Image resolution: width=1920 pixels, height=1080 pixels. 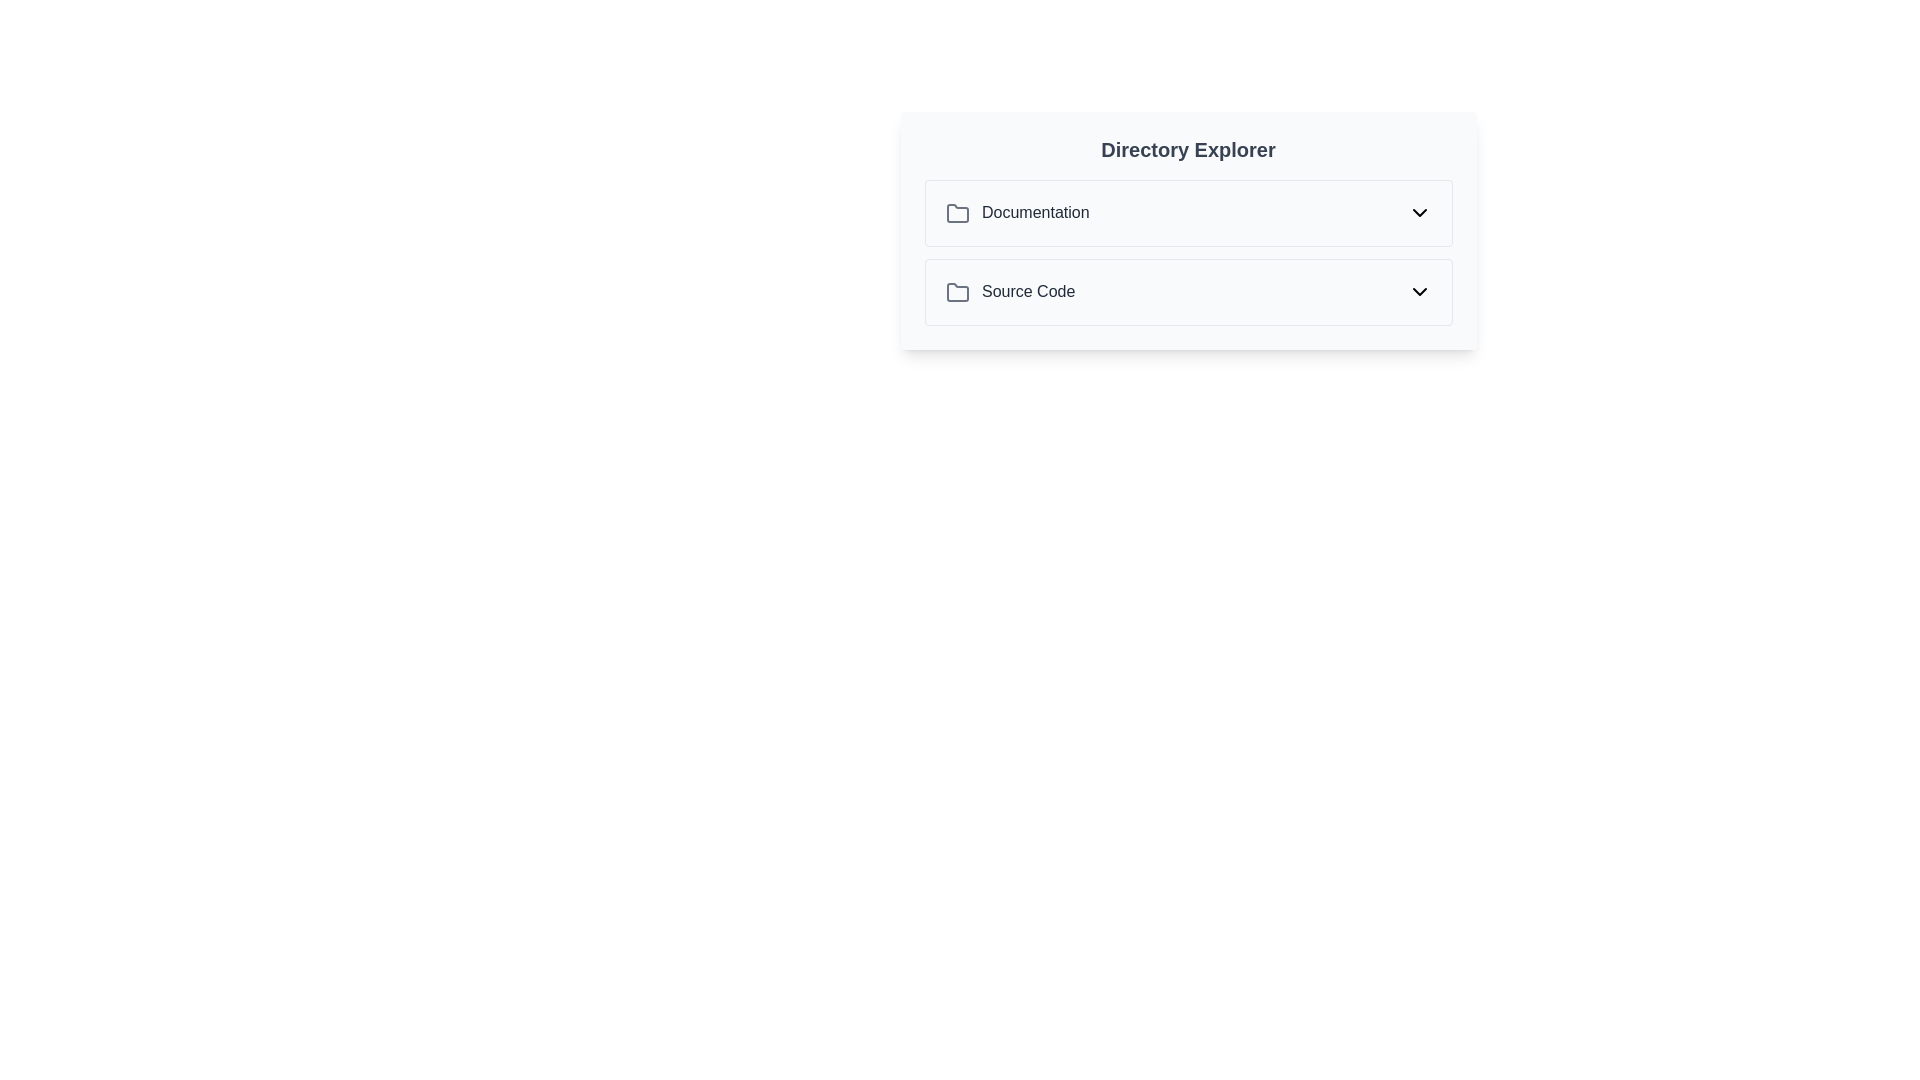 I want to click on the downward-pointing chevron icon on the right side of the 'Source Code' row, so click(x=1418, y=292).